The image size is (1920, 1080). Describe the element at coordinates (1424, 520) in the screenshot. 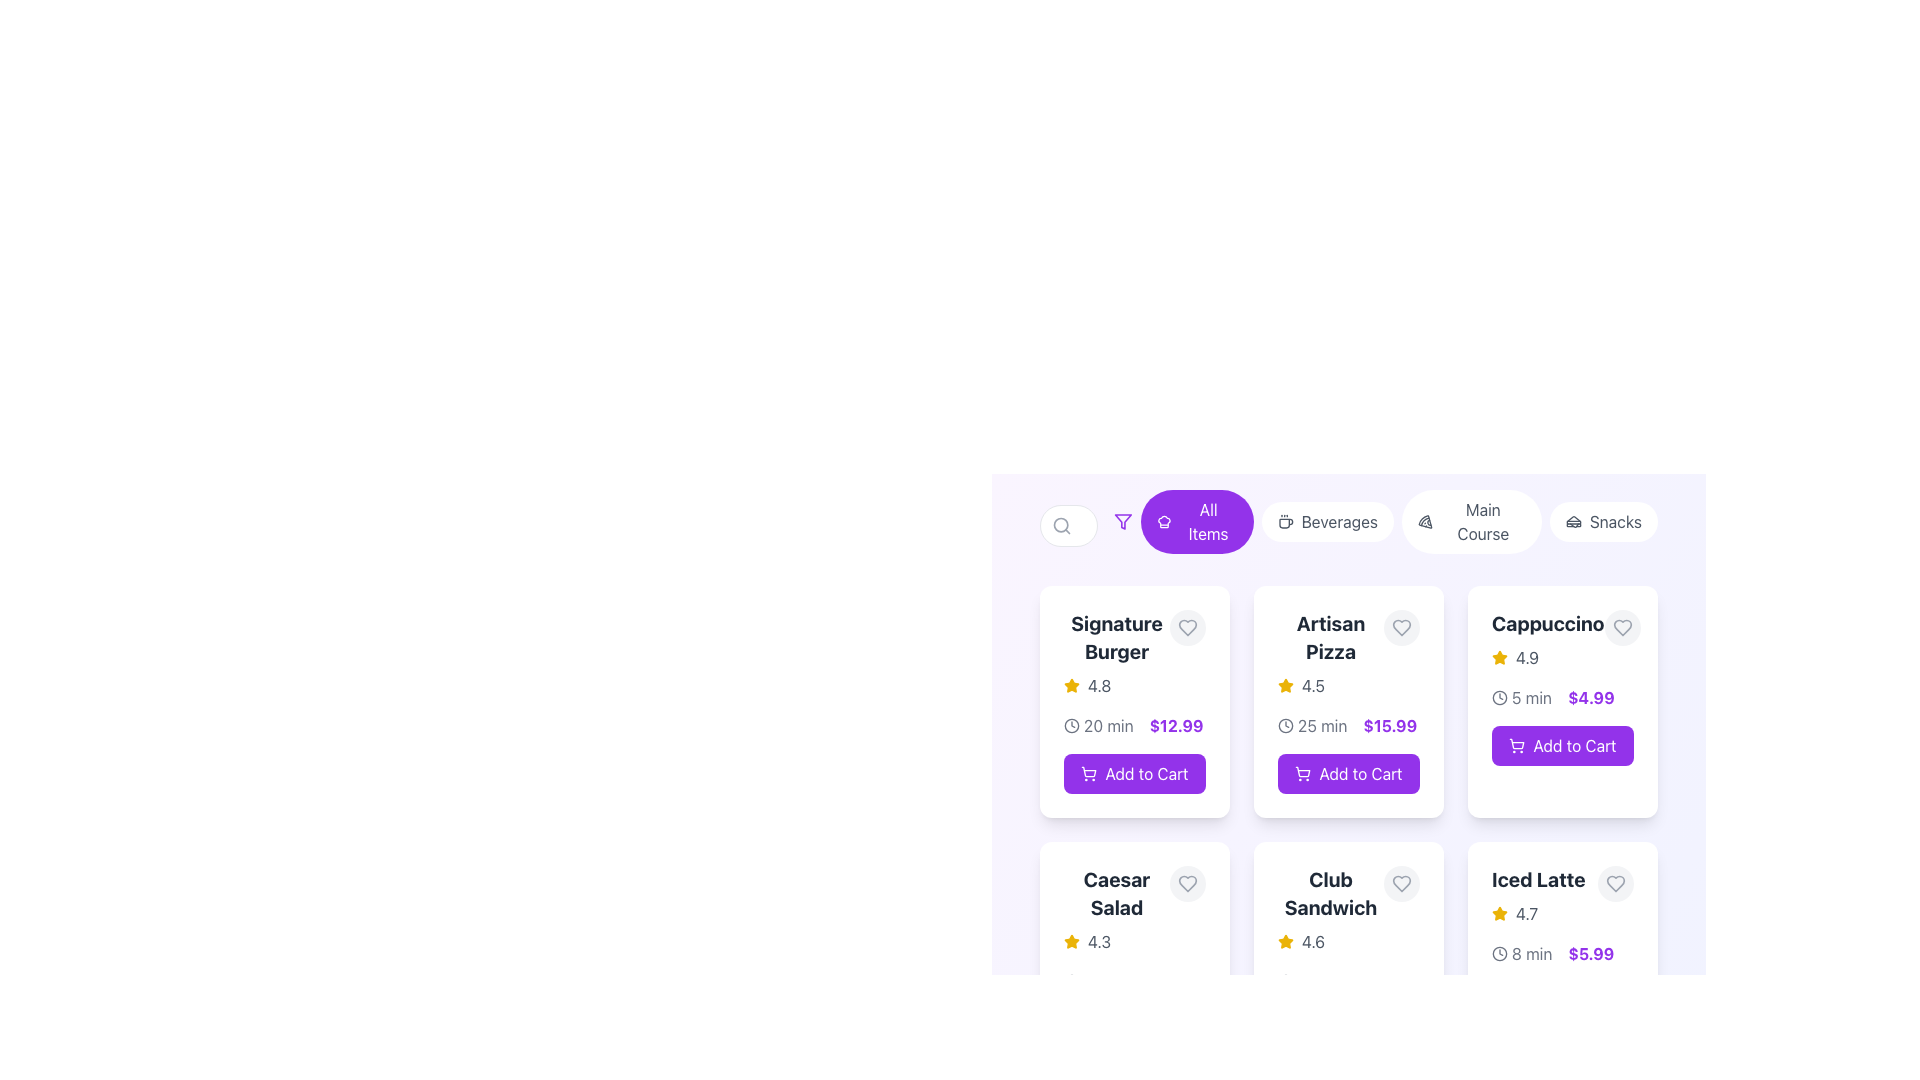

I see `any pop-ups or tooltips triggered by the 'Main Course' icon located to the left of the 'Main Course' text in the top navigation bar` at that location.